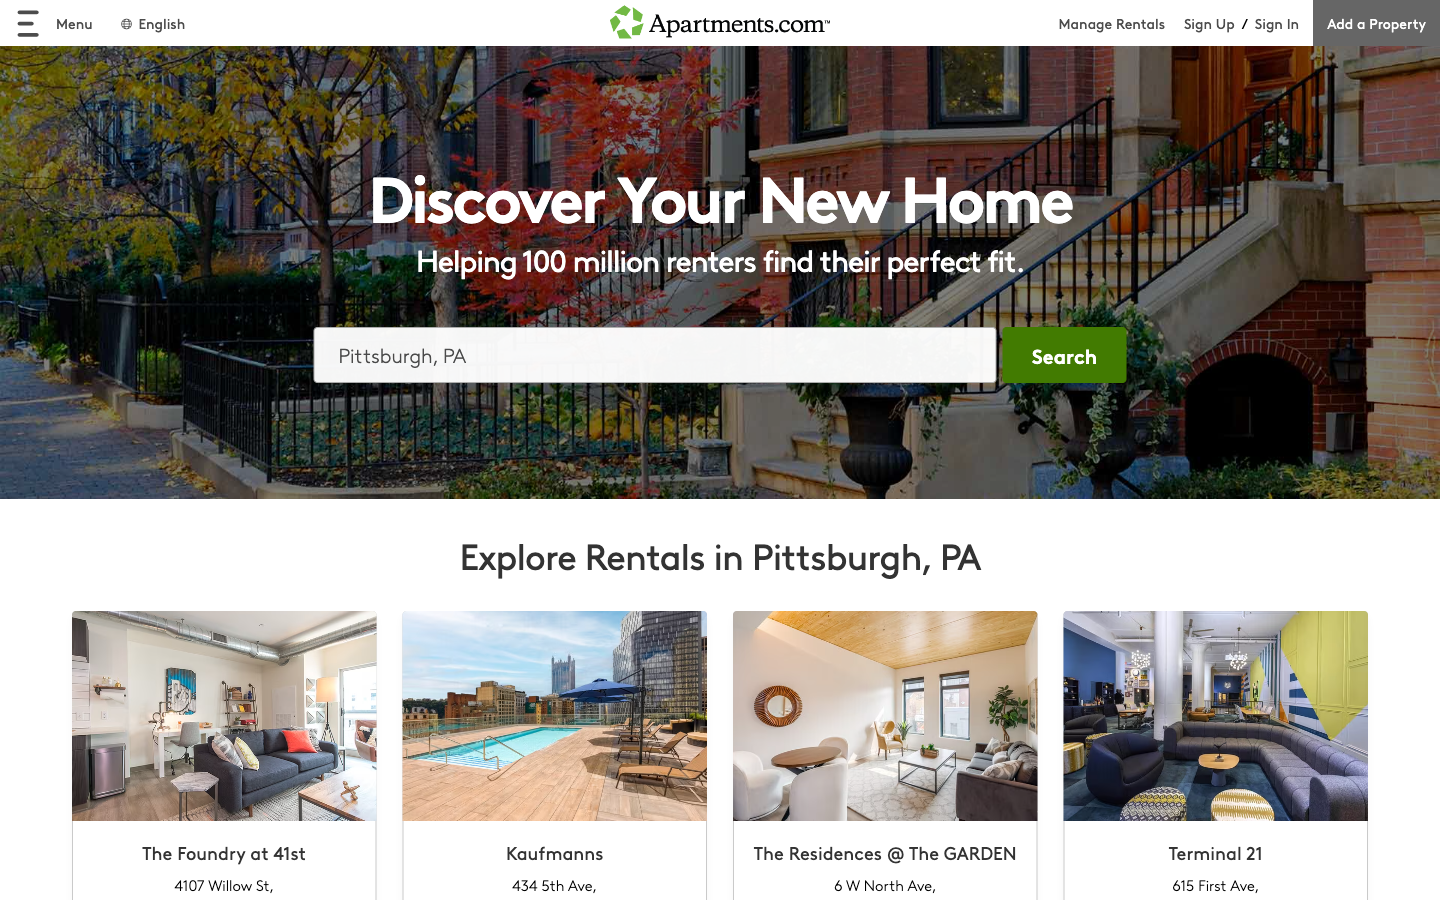  Describe the element at coordinates (720, 22) in the screenshot. I see `back to homepage` at that location.